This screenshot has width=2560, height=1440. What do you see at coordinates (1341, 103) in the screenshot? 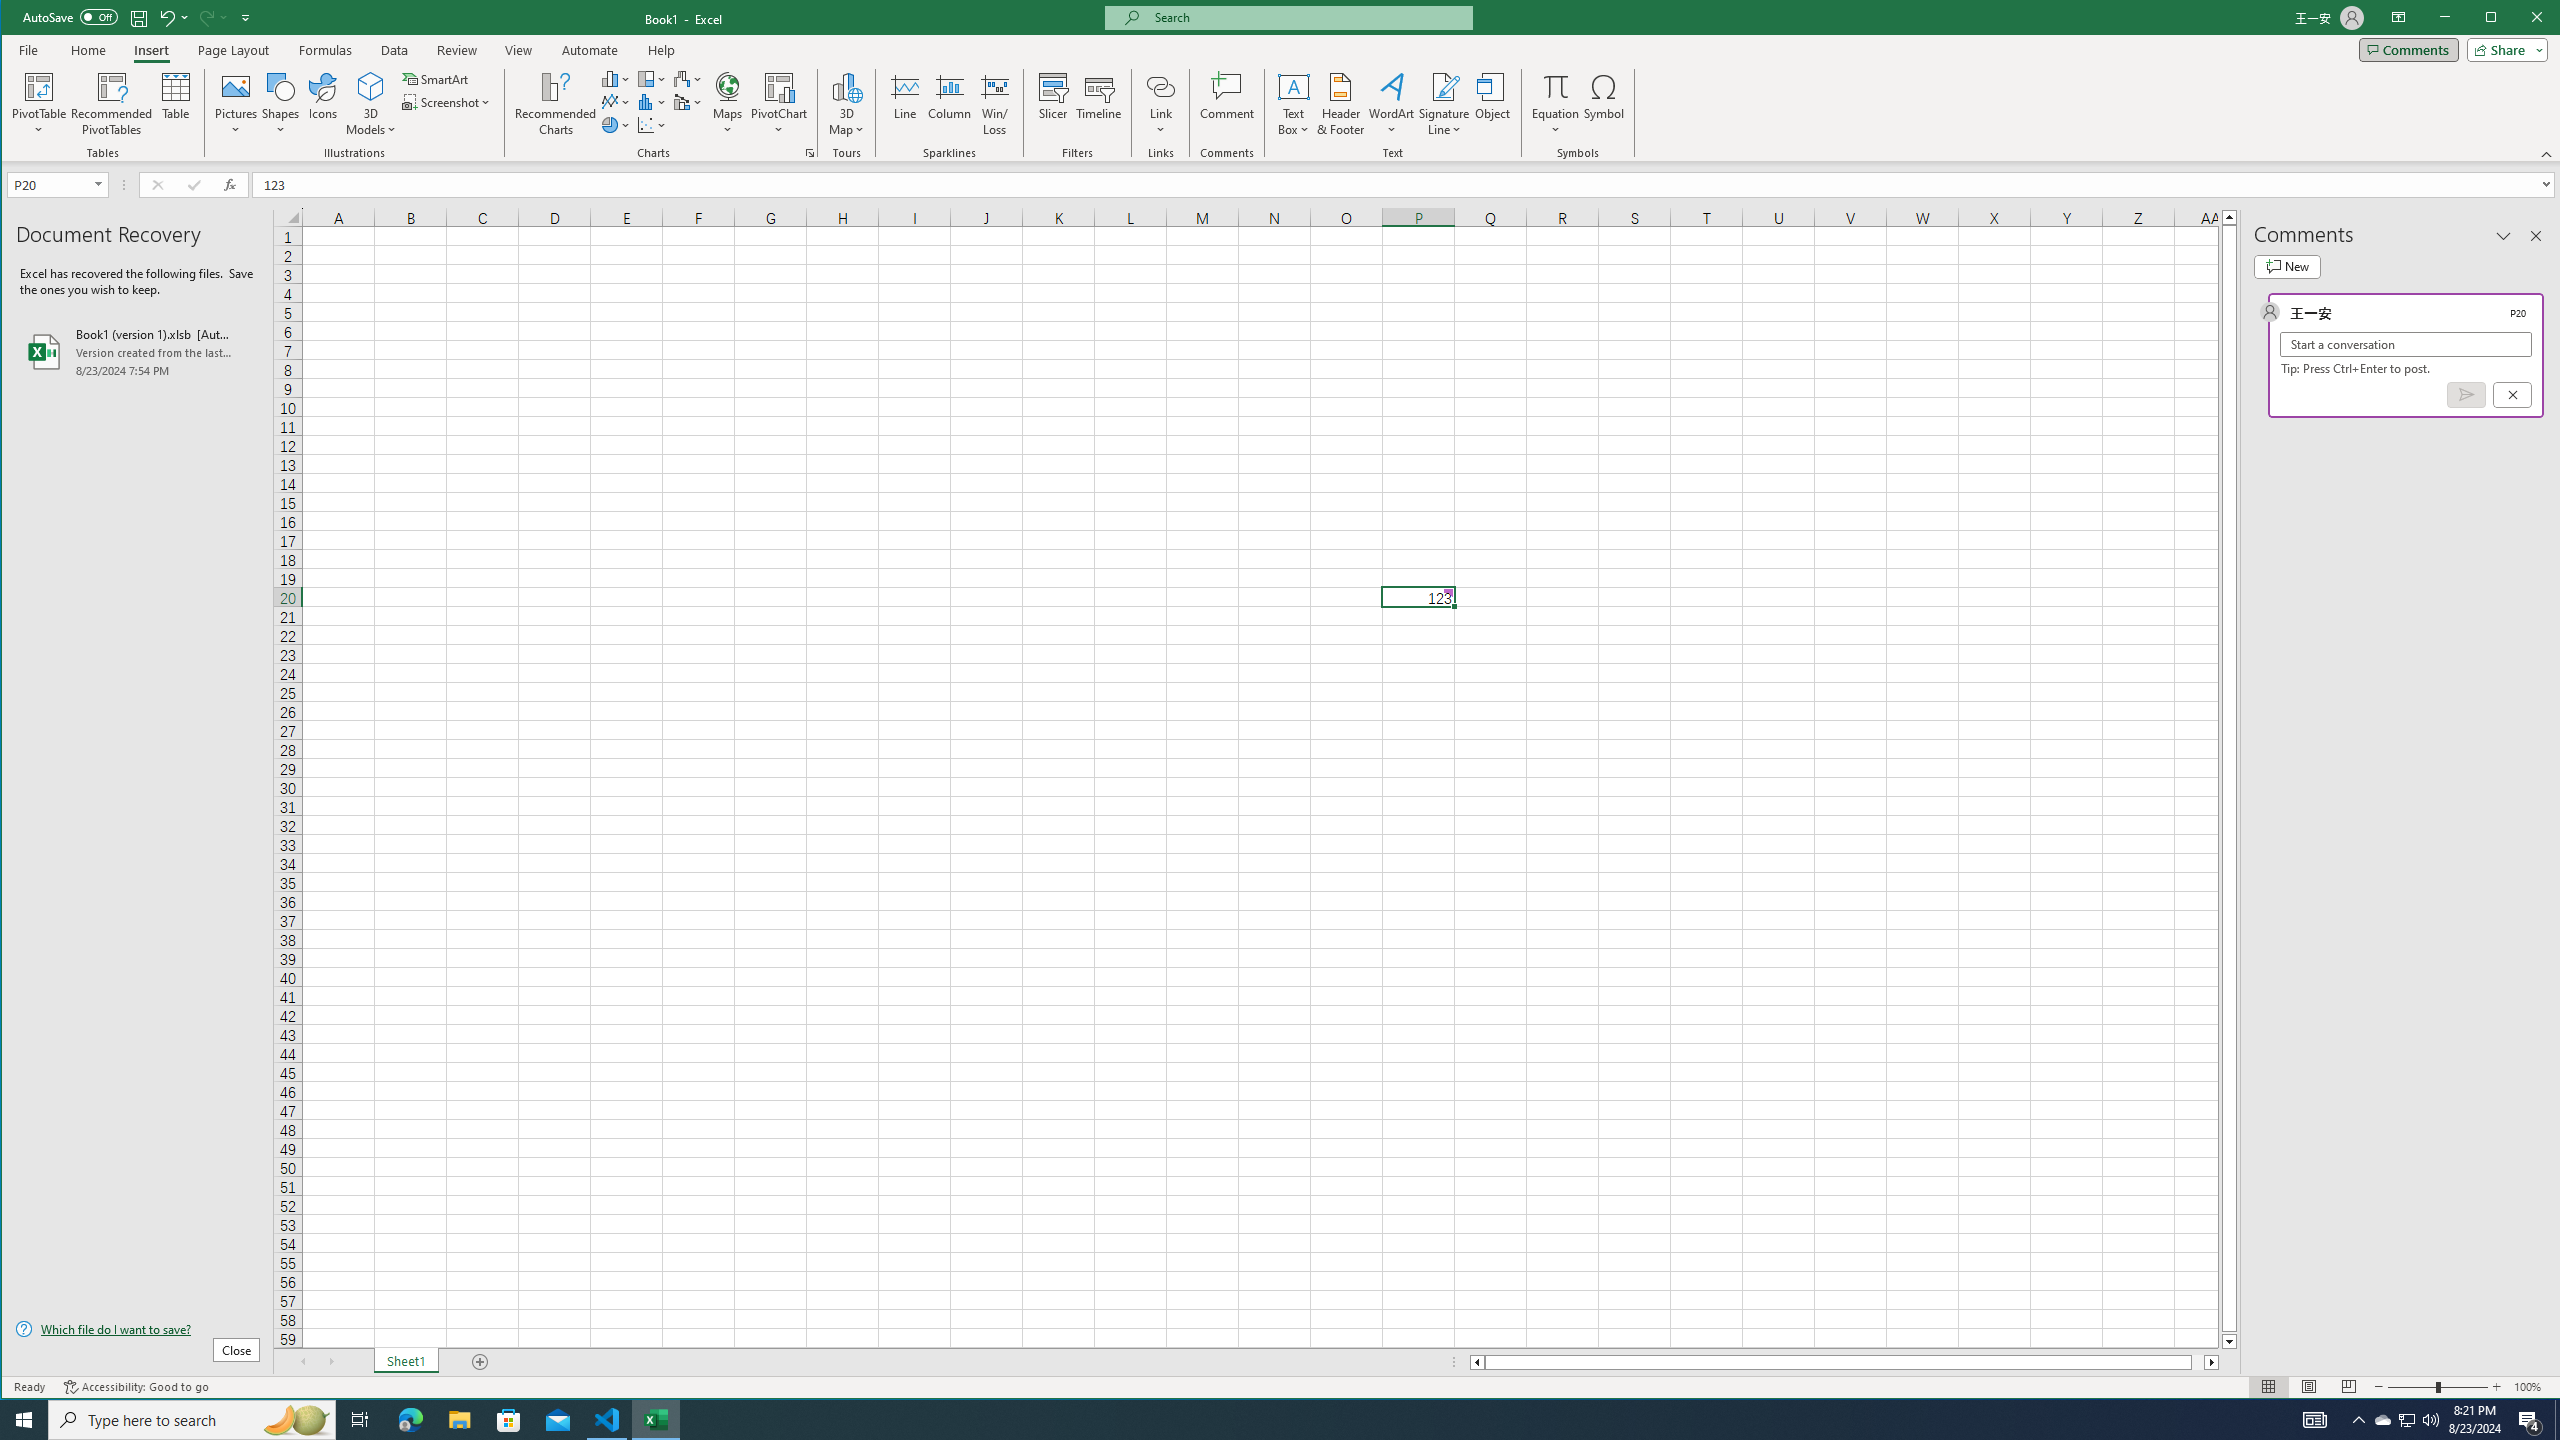
I see `'Header & Footer...'` at bounding box center [1341, 103].